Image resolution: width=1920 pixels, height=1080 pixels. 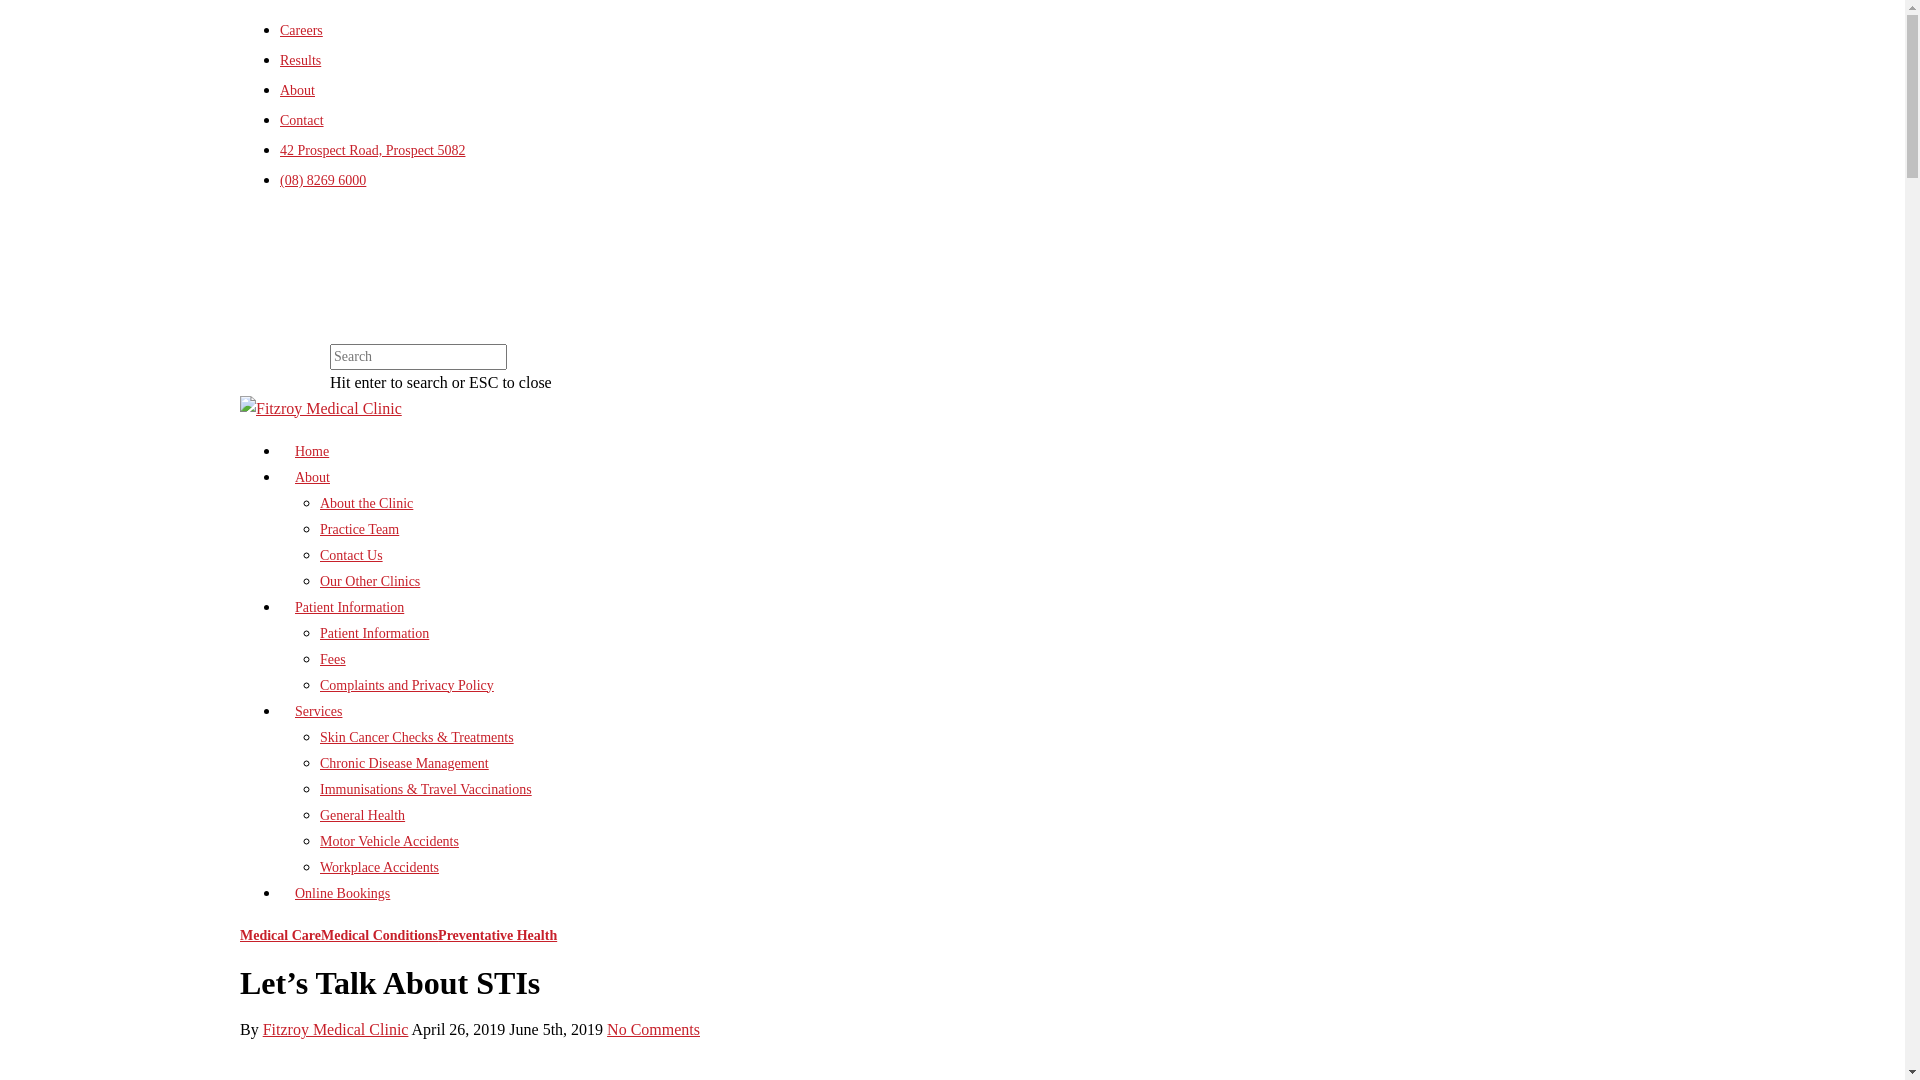 What do you see at coordinates (300, 30) in the screenshot?
I see `'Careers'` at bounding box center [300, 30].